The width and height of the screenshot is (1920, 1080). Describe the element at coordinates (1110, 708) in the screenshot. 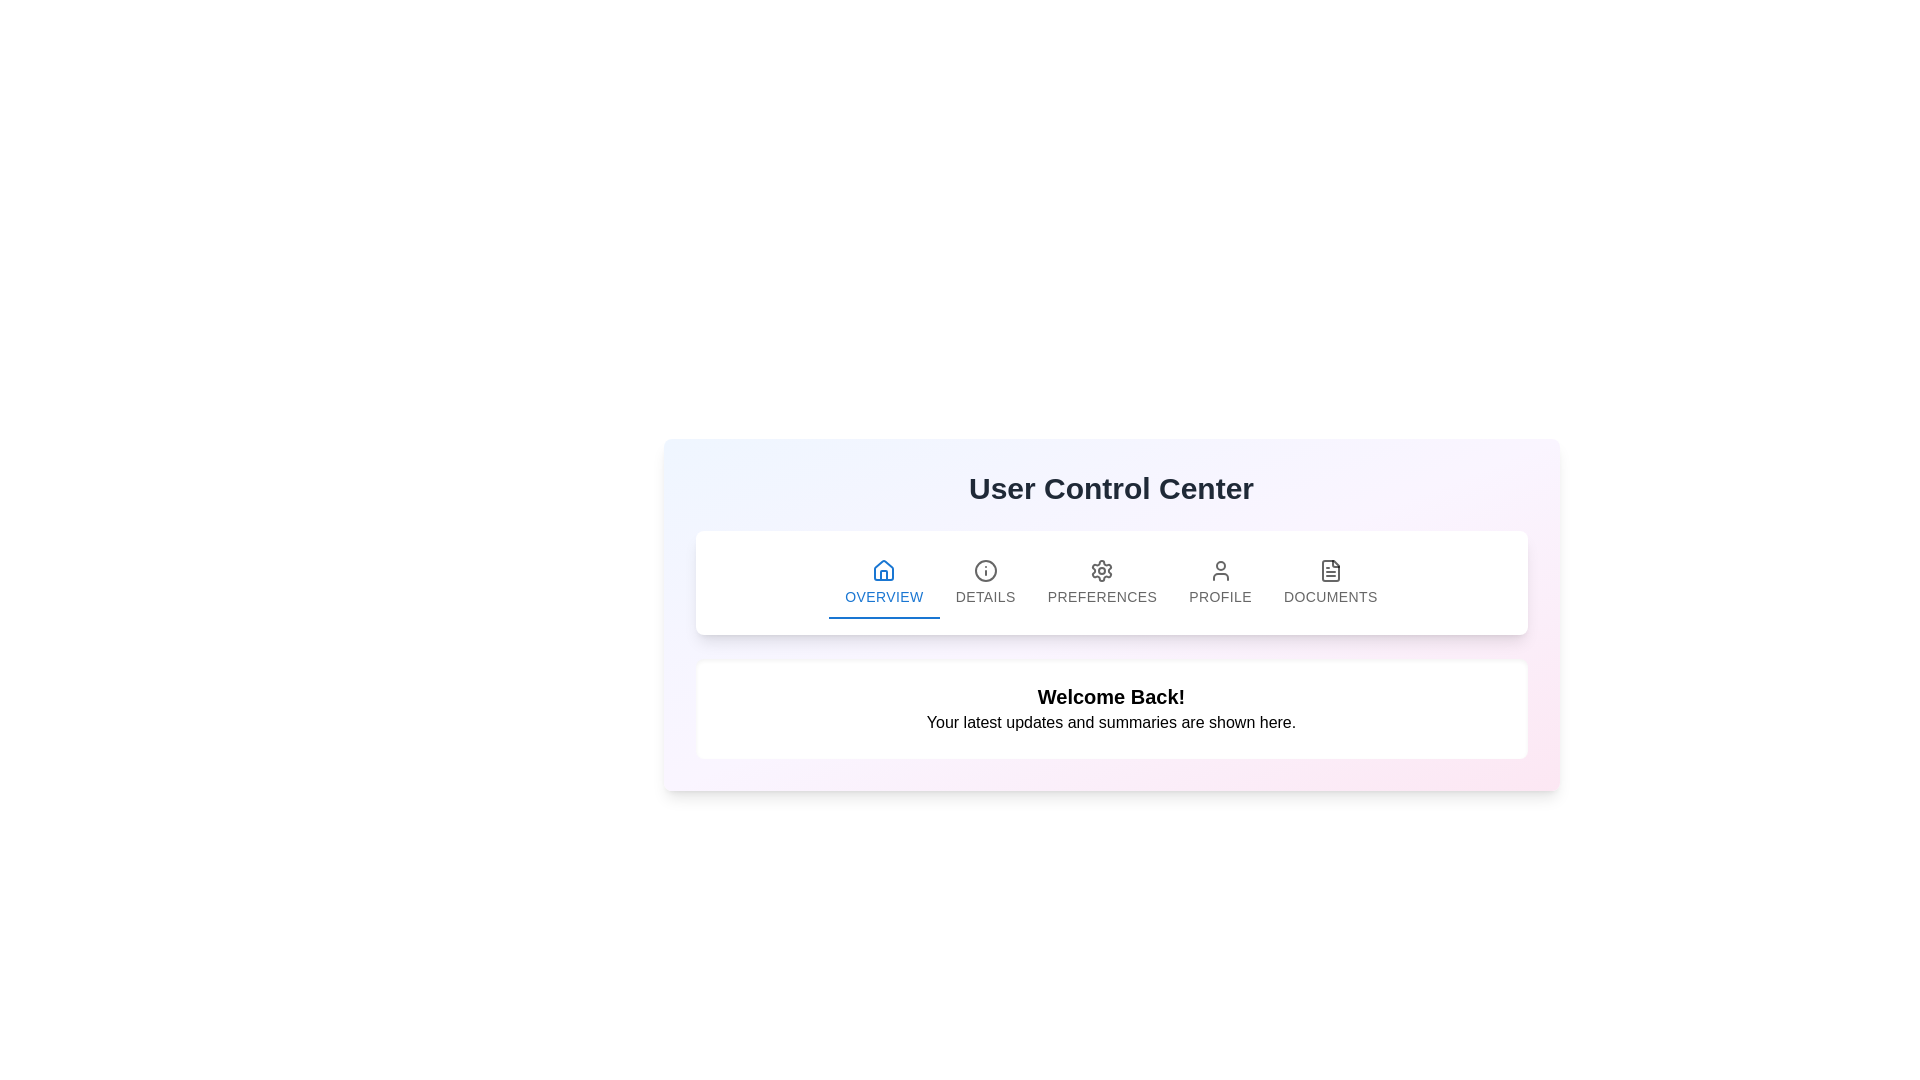

I see `the Text component that contains the header 'Welcome Back!' and the subtitle 'Your latest updates and summaries are shown here.'` at that location.